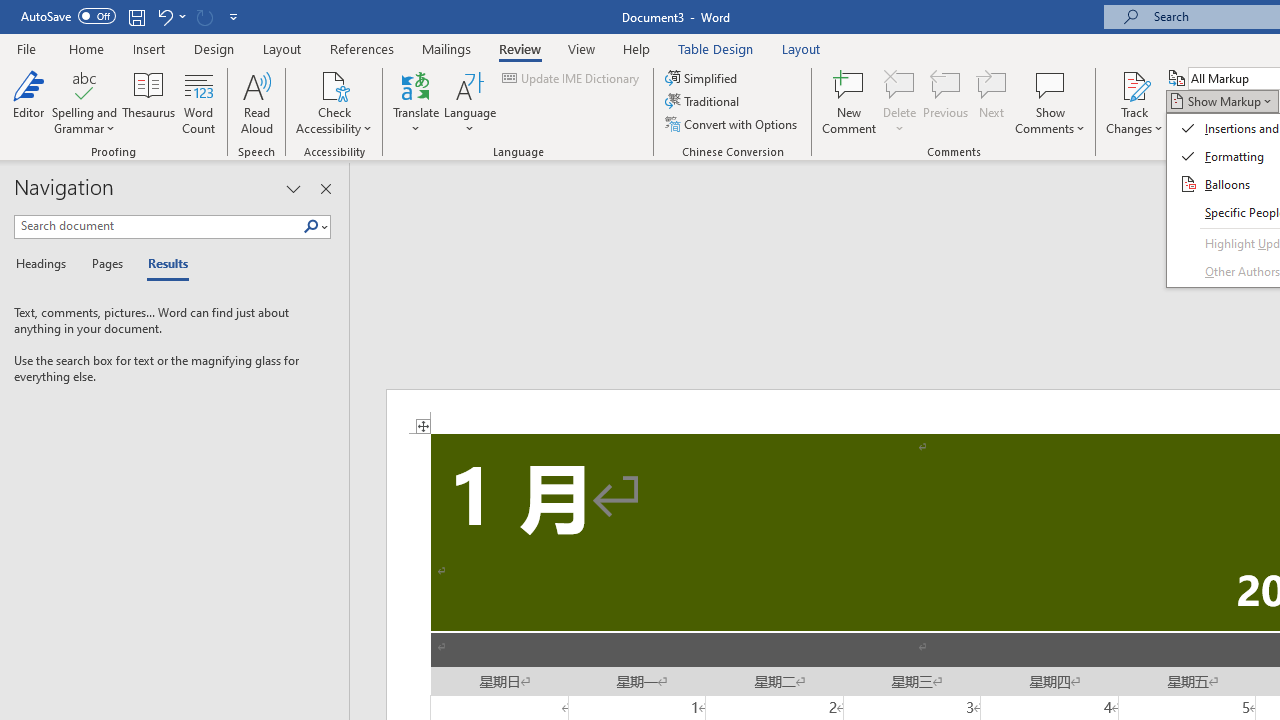  What do you see at coordinates (1049, 103) in the screenshot?
I see `'Show Comments'` at bounding box center [1049, 103].